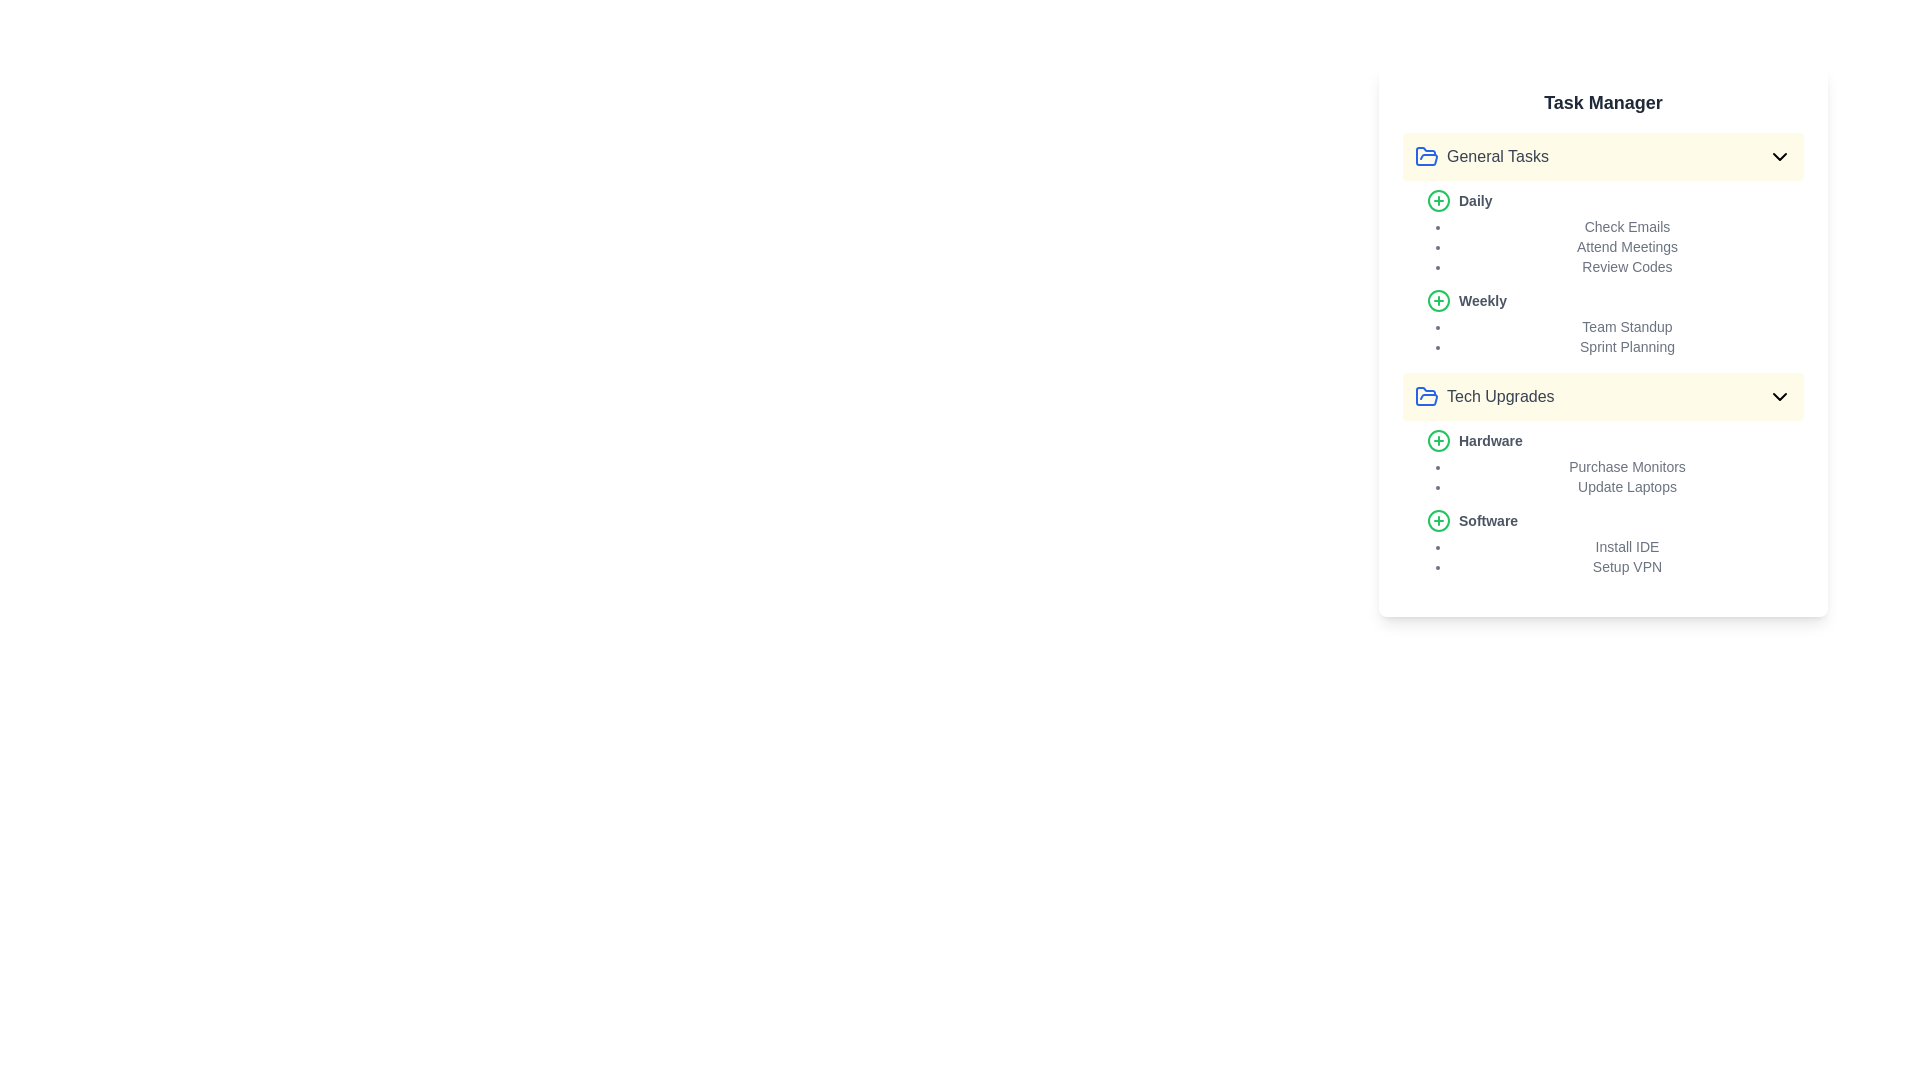 Image resolution: width=1920 pixels, height=1080 pixels. What do you see at coordinates (1615, 335) in the screenshot?
I see `the List item group containing 'Team Standup' and 'Sprint Planning' under the 'Weekly' section of 'General Tasks'` at bounding box center [1615, 335].